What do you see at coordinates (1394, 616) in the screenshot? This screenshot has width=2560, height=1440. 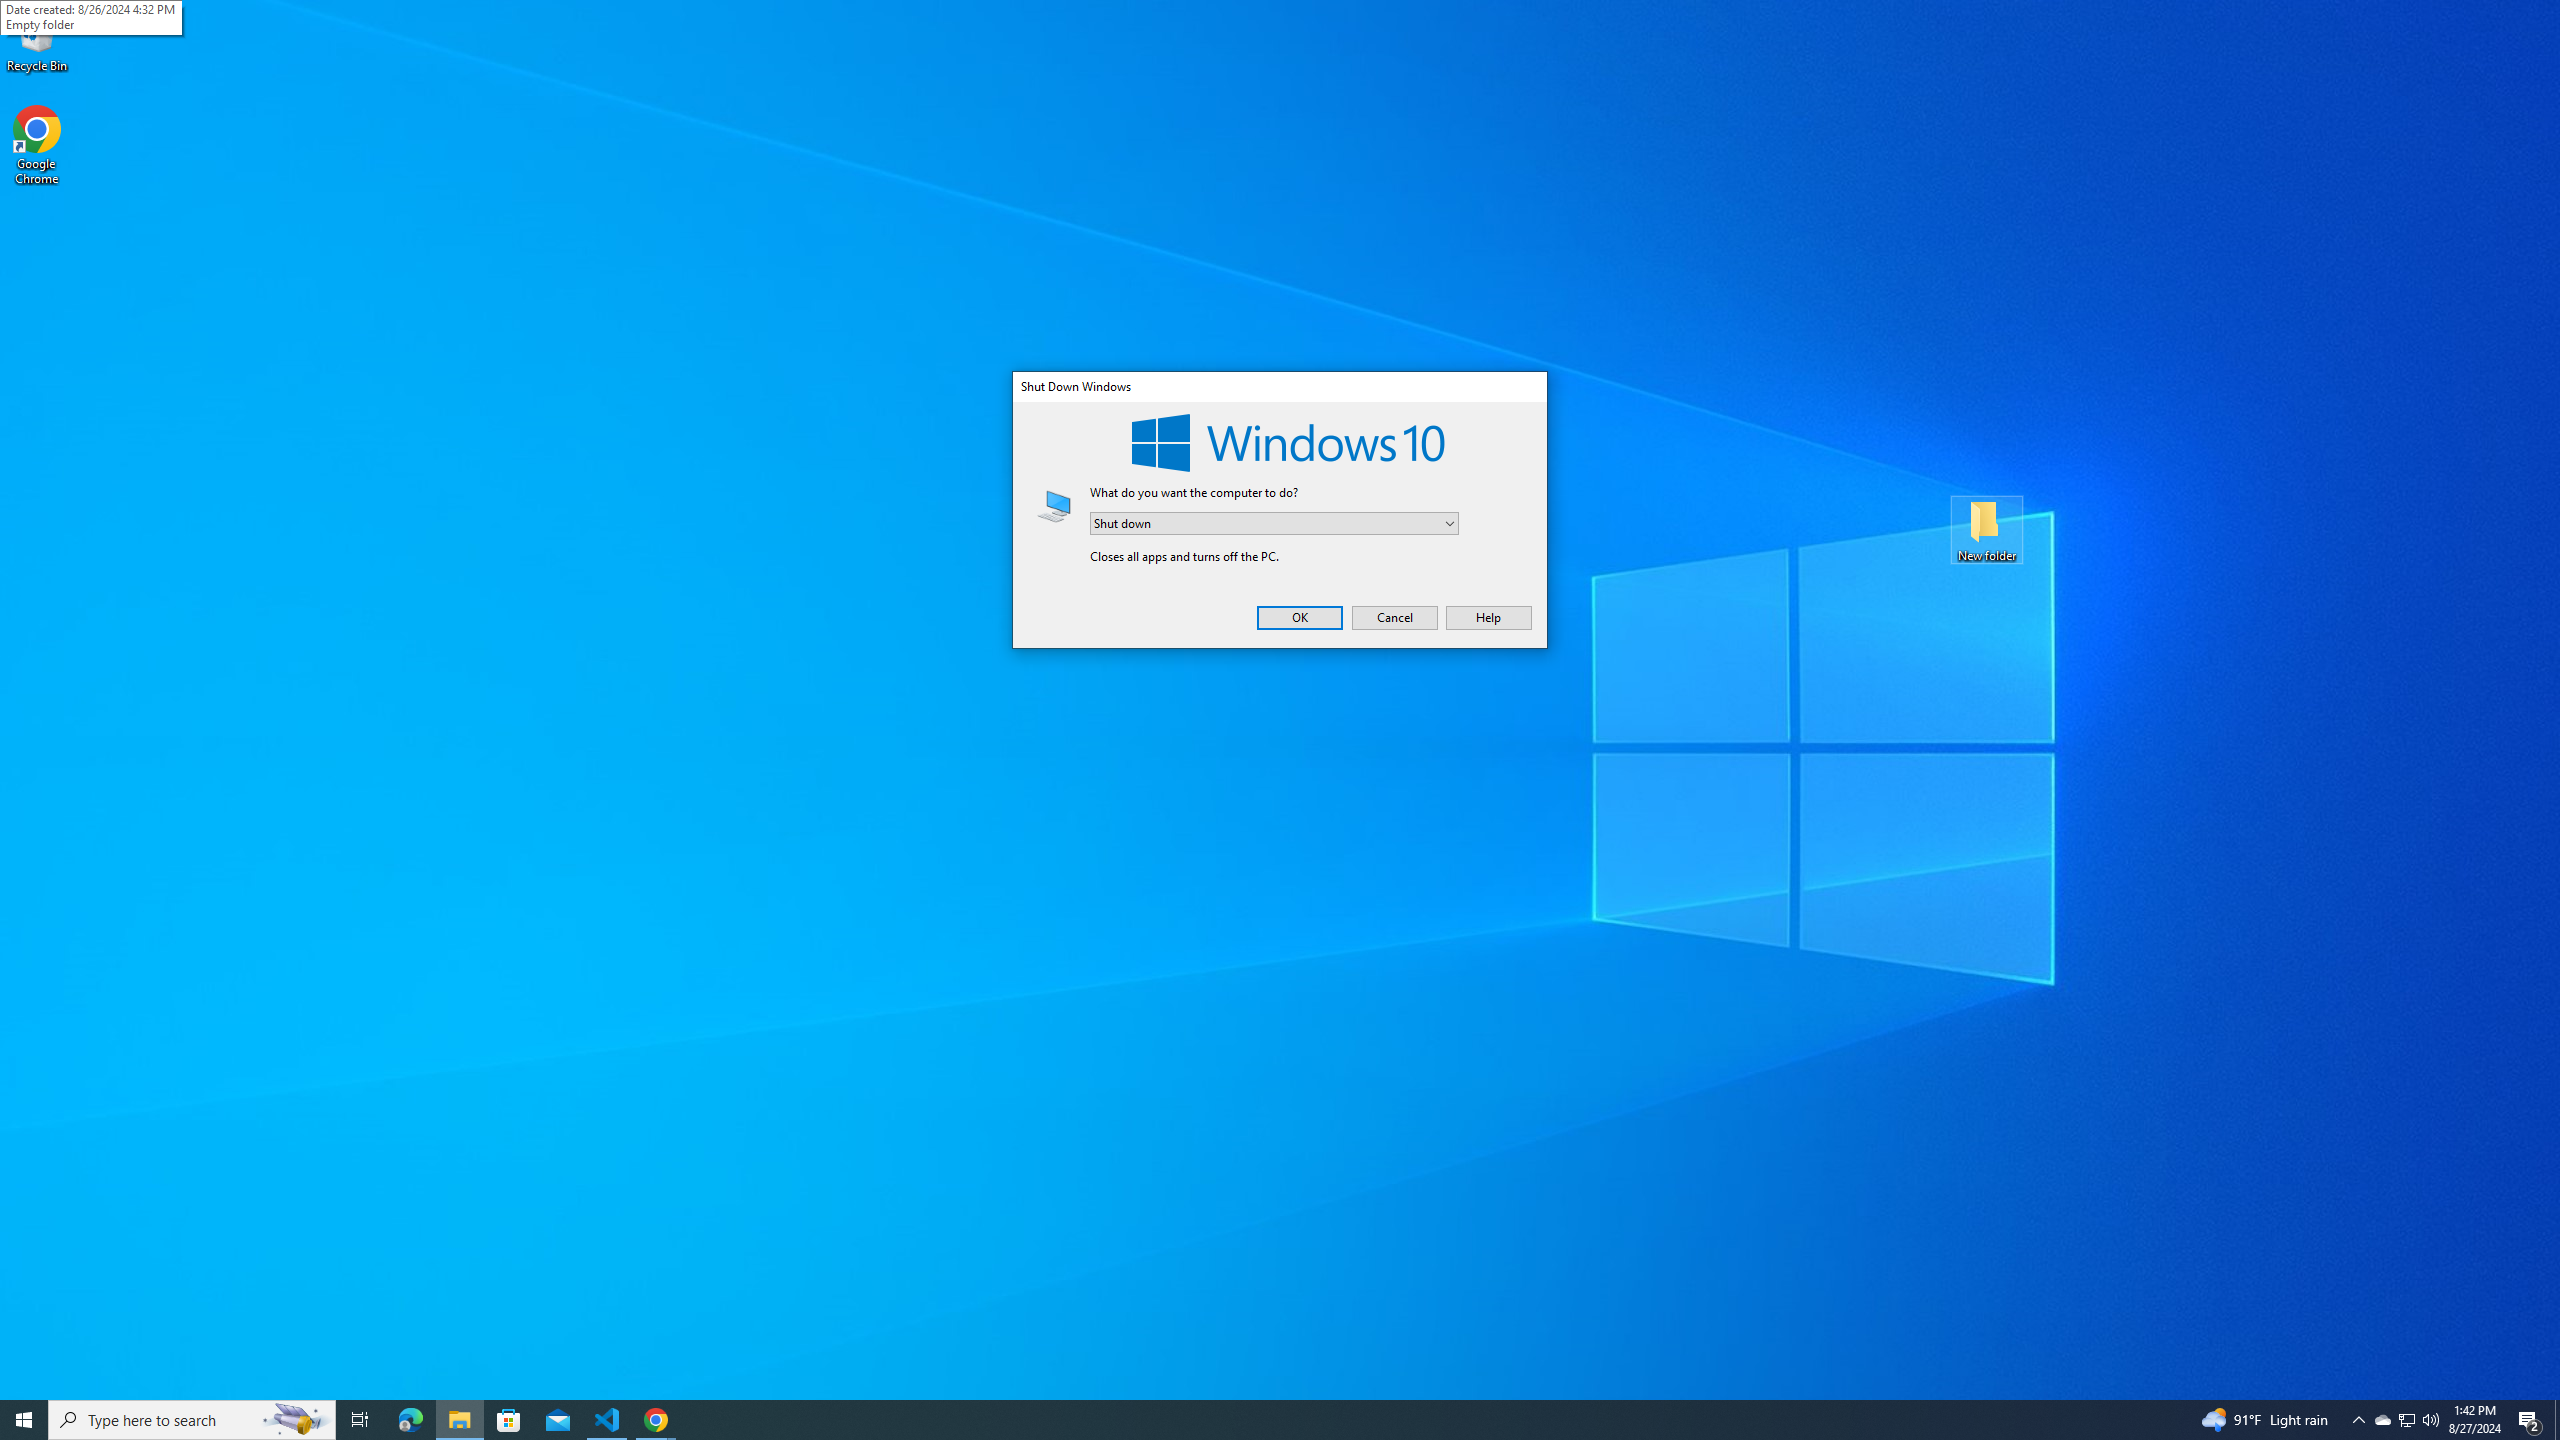 I see `'Cancel'` at bounding box center [1394, 616].